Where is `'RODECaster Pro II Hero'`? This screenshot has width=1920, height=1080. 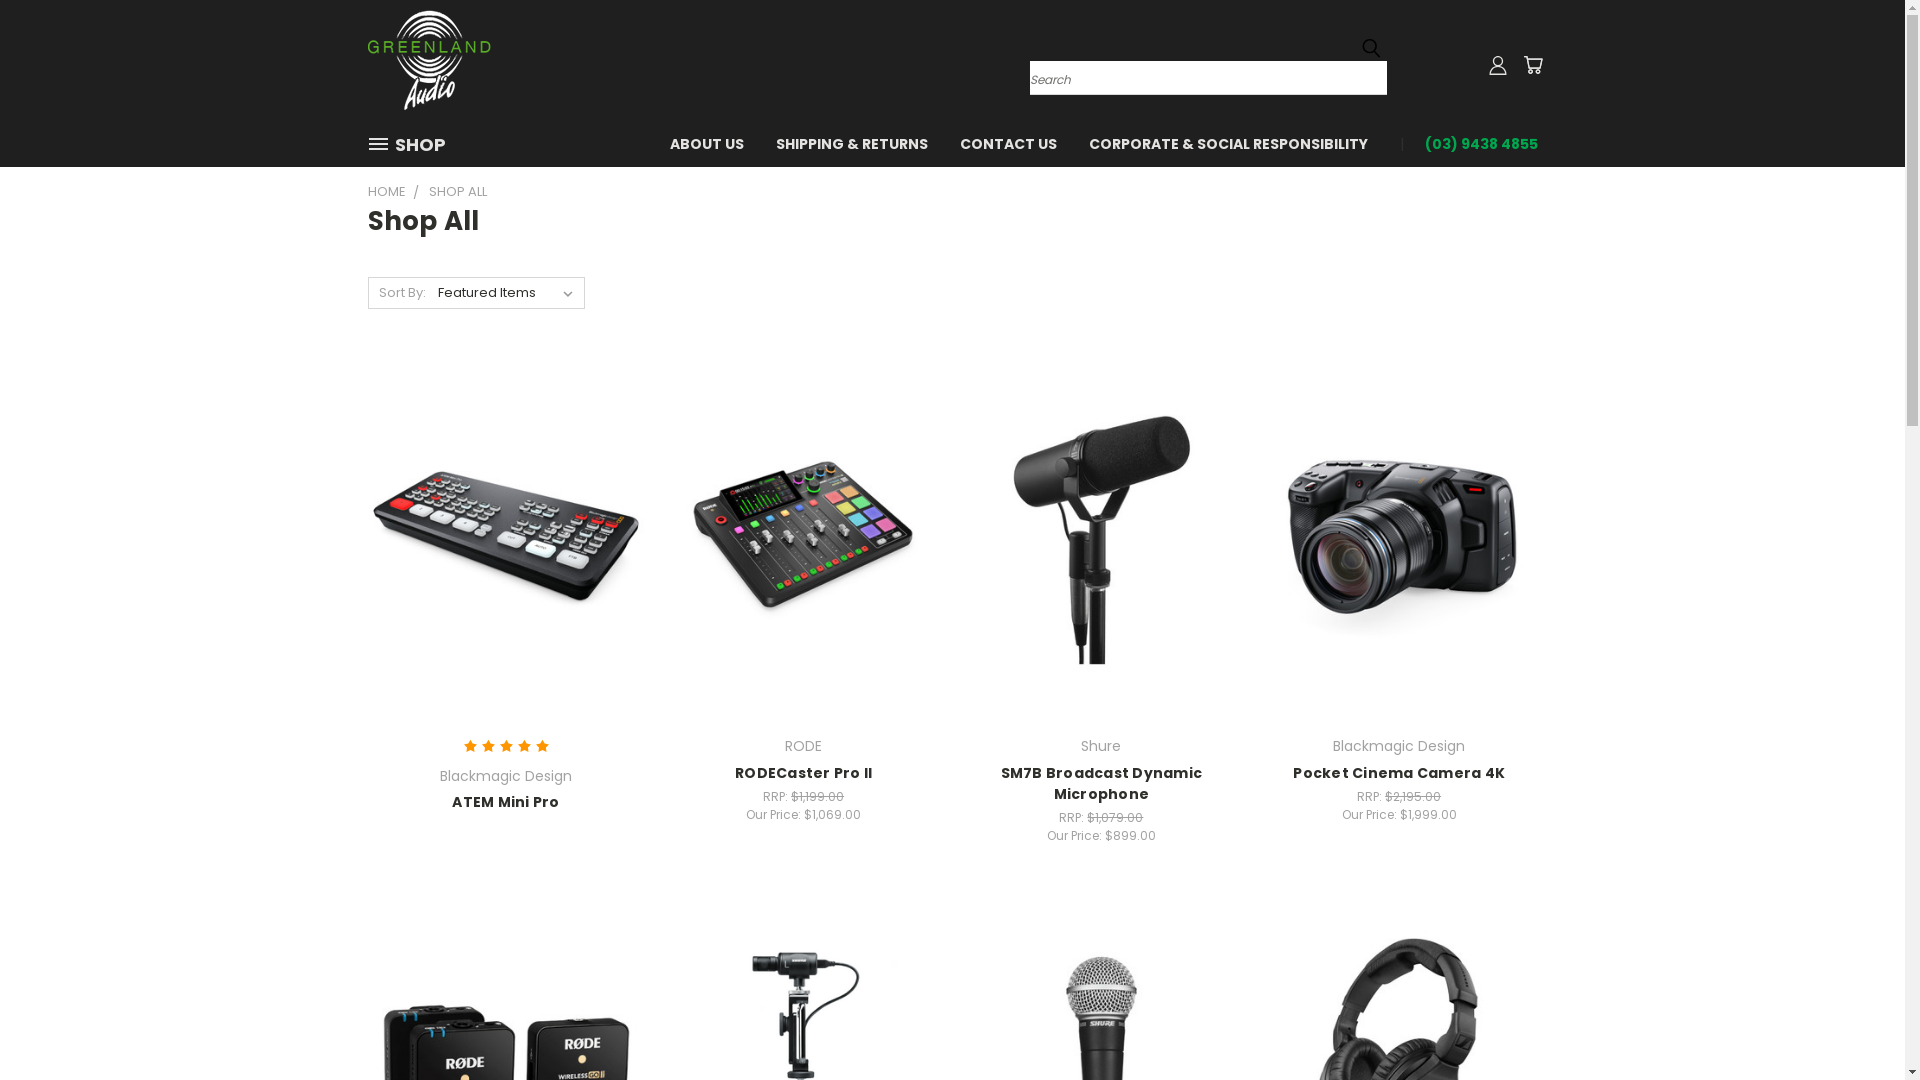 'RODECaster Pro II Hero' is located at coordinates (803, 540).